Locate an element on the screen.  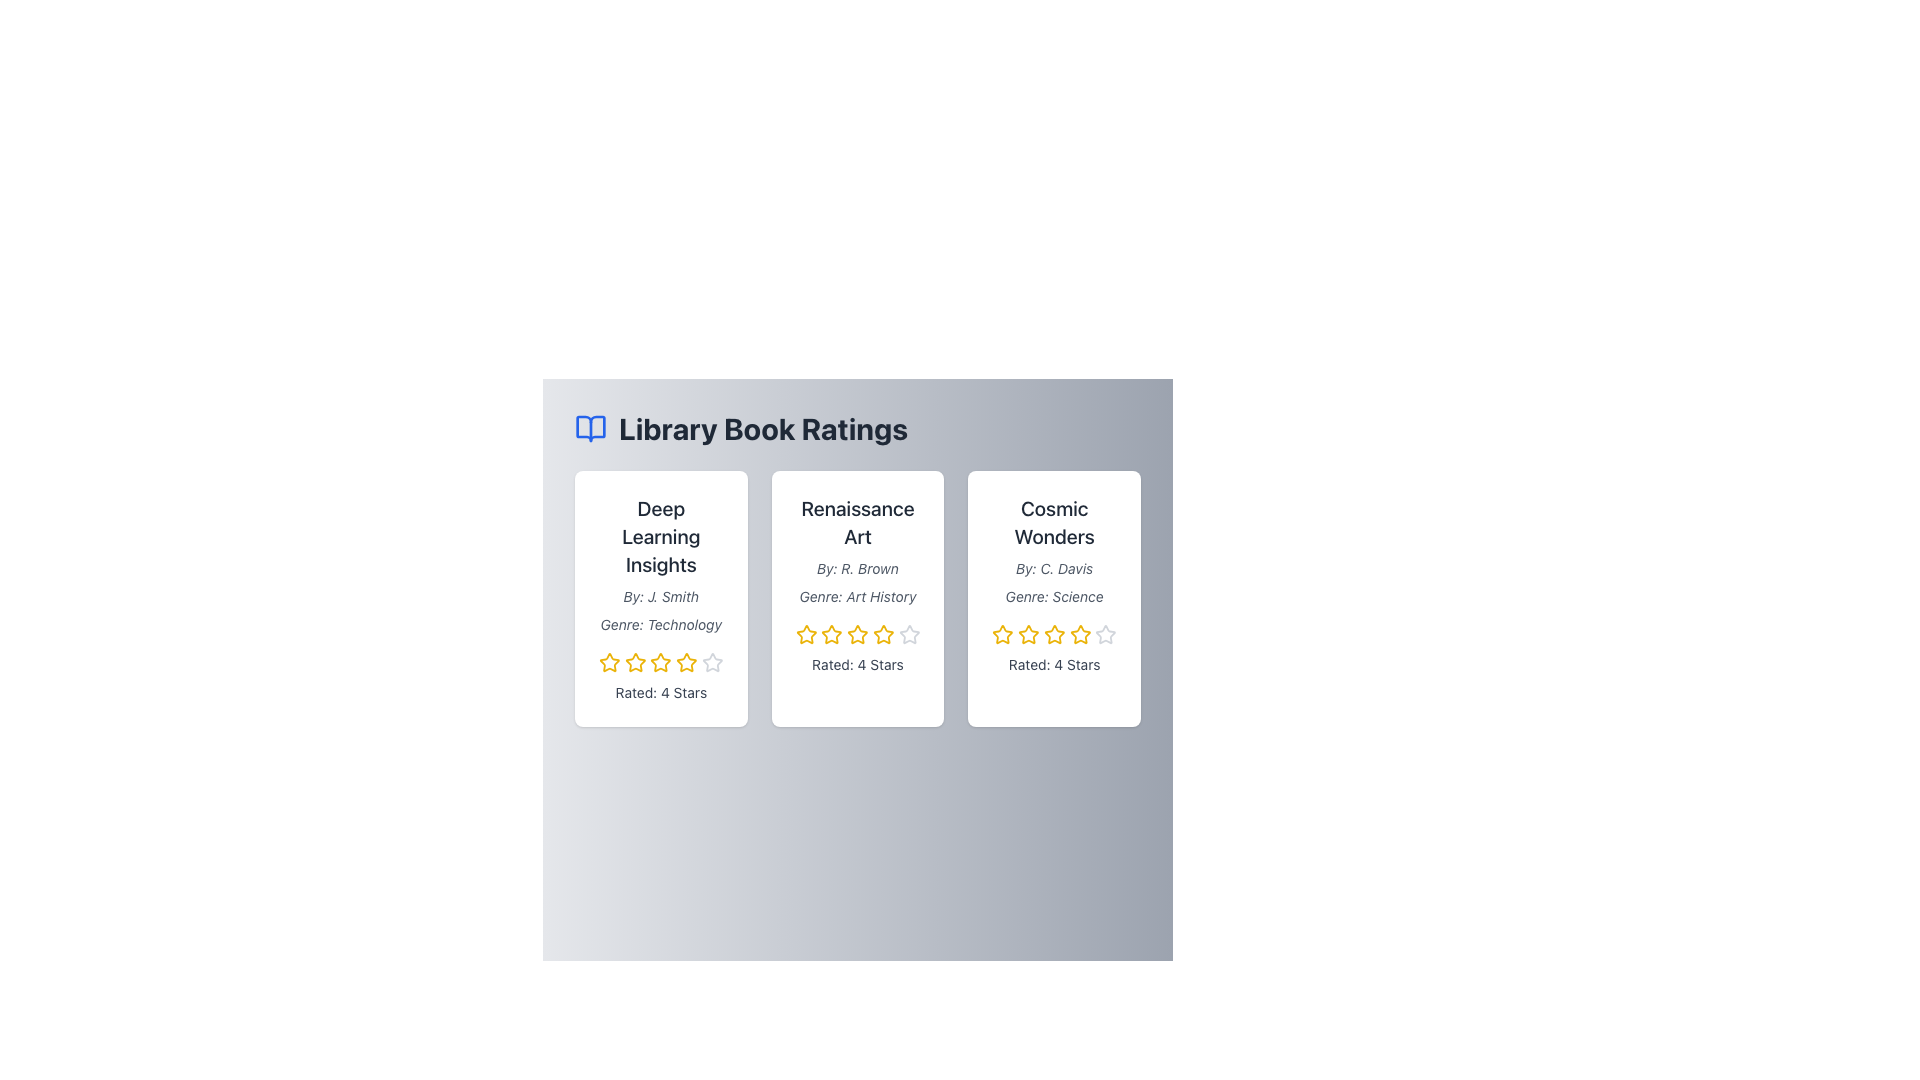
the rating is located at coordinates (1051, 634).